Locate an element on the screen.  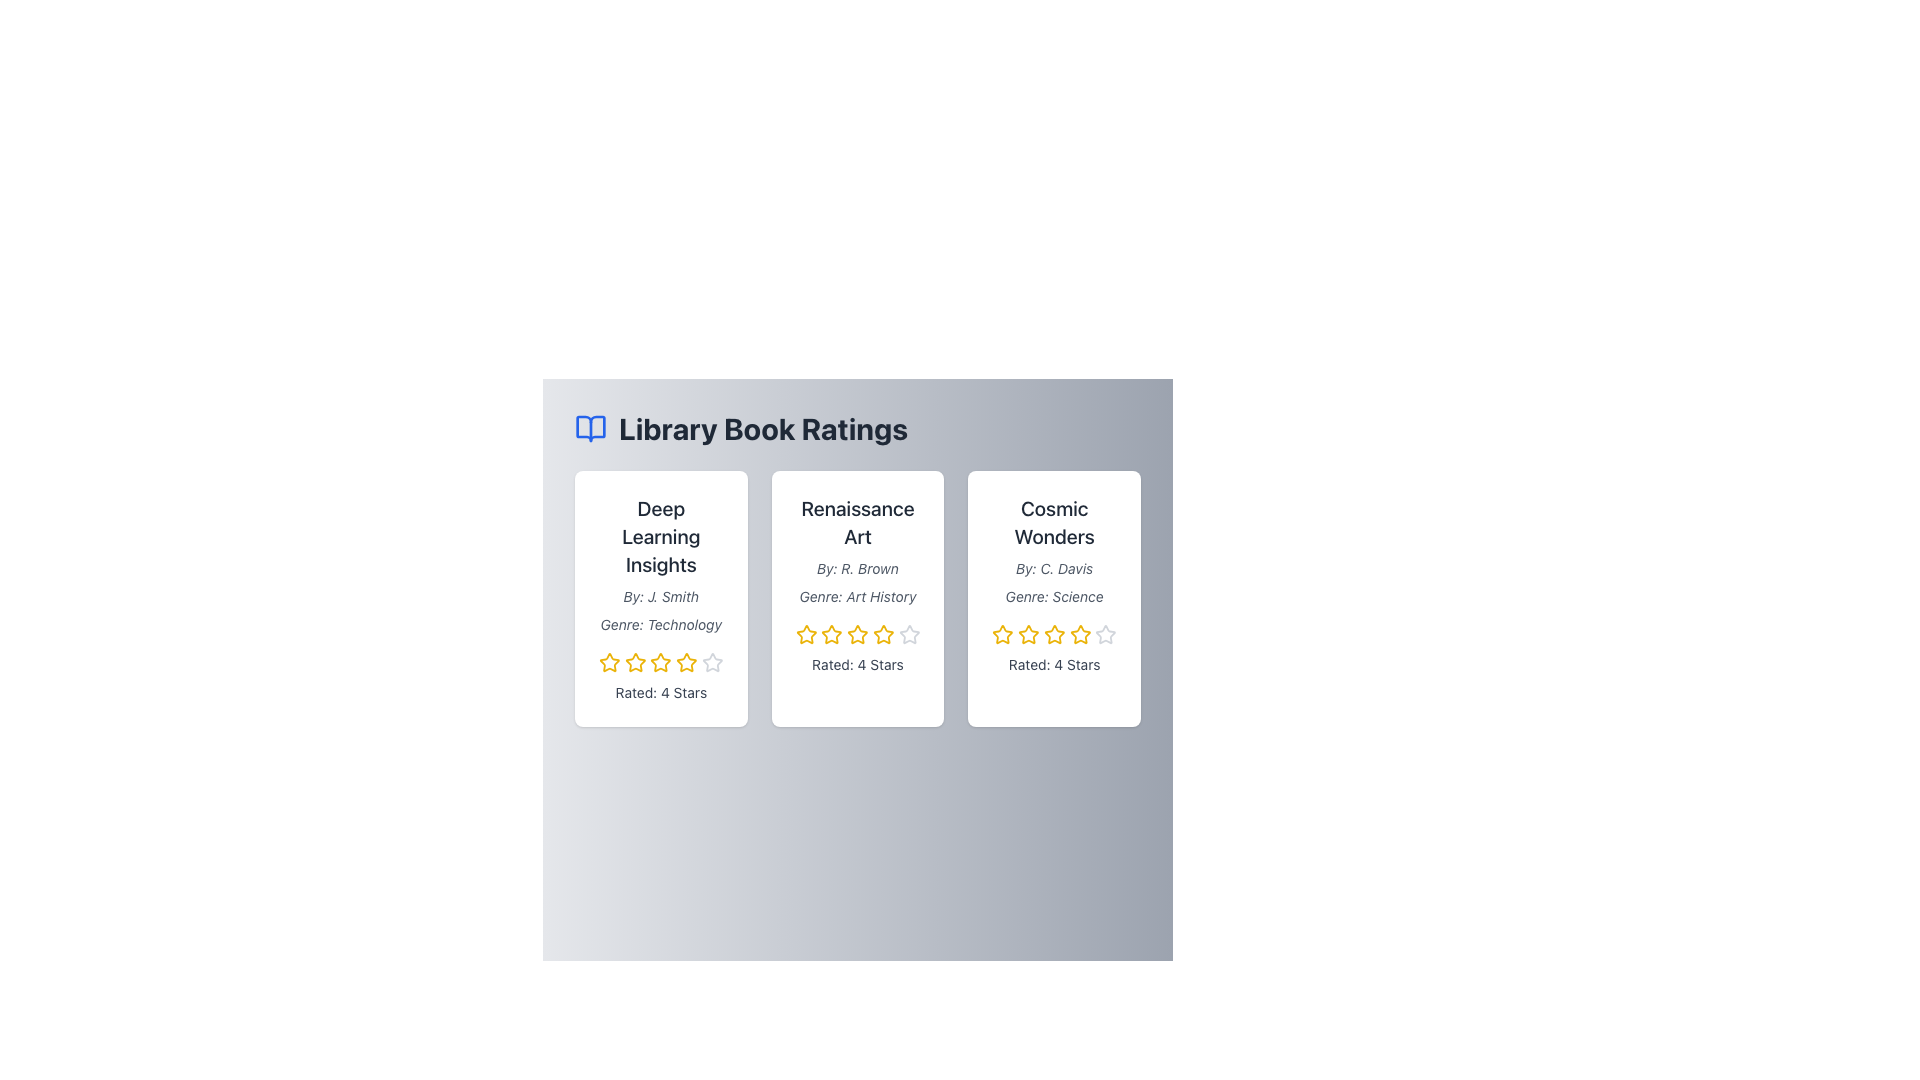
the rating is located at coordinates (1051, 634).